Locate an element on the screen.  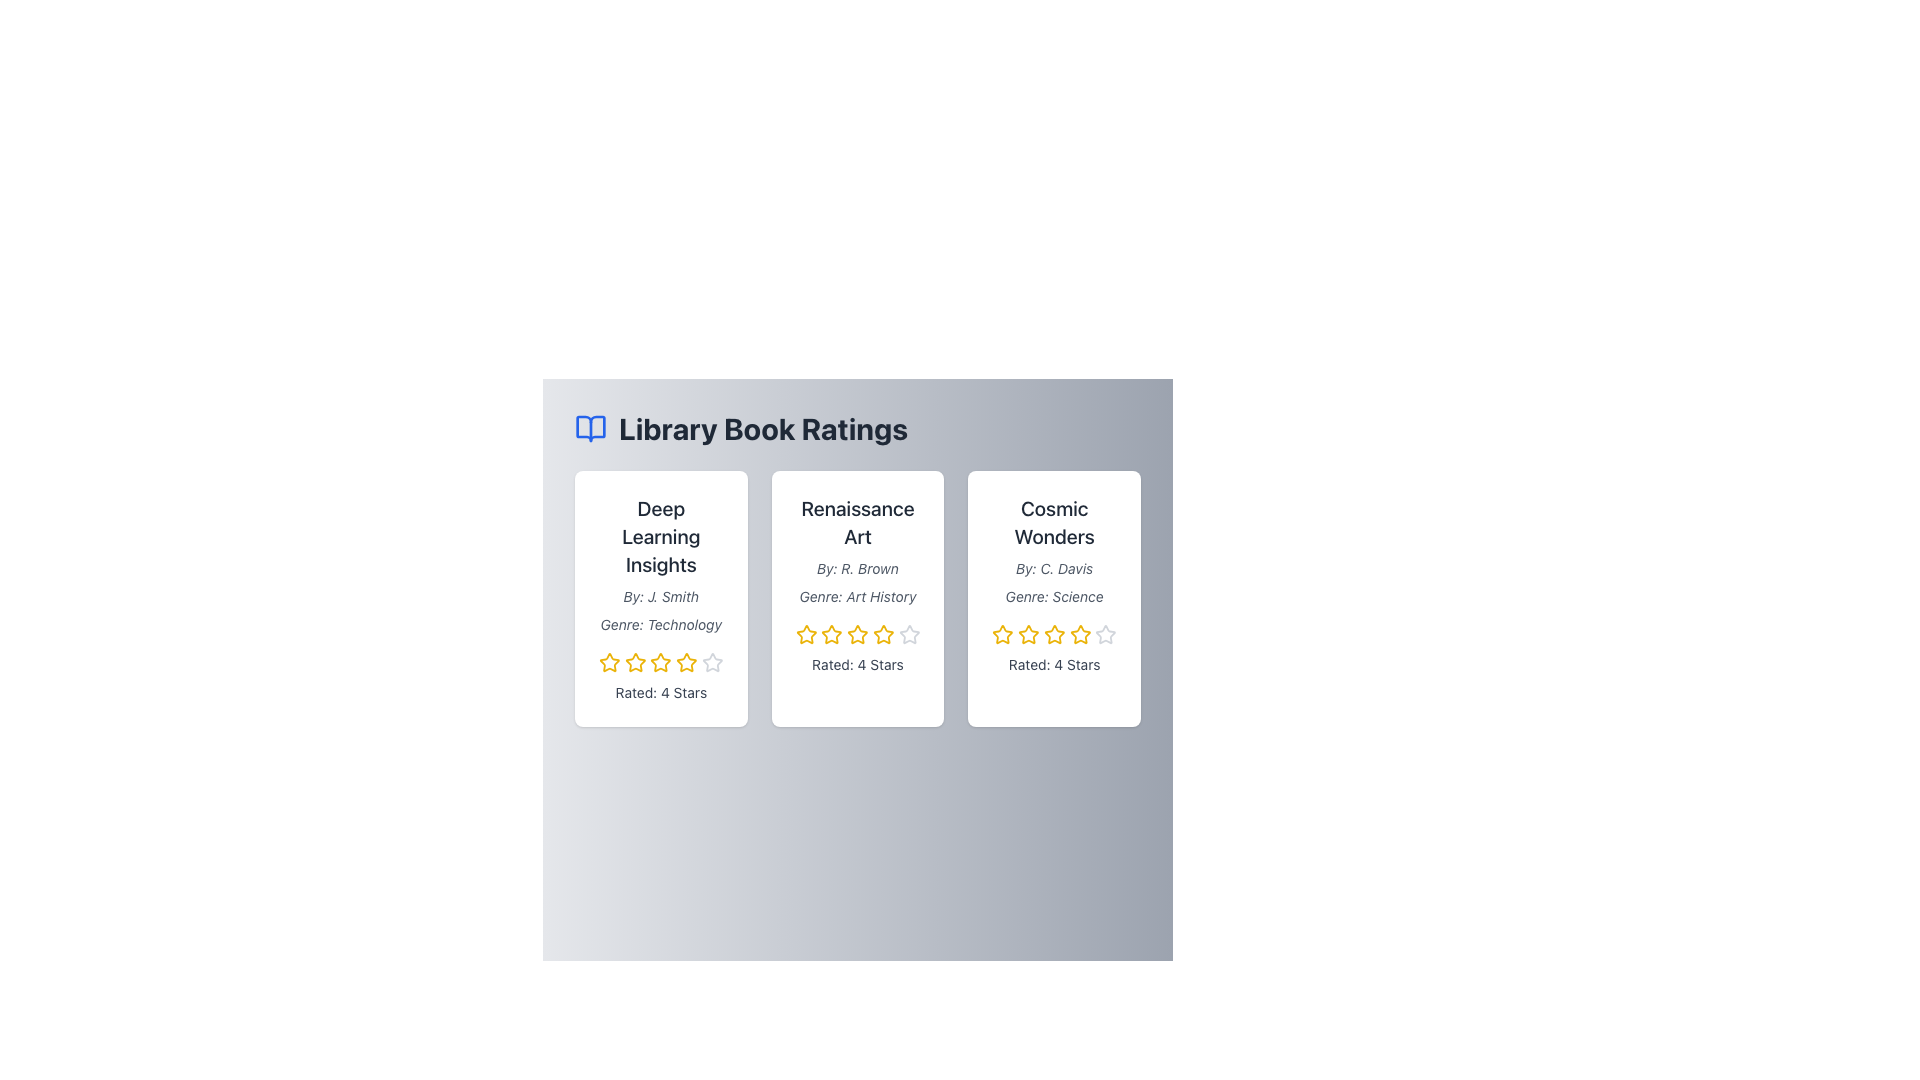
the rating is located at coordinates (1051, 634).